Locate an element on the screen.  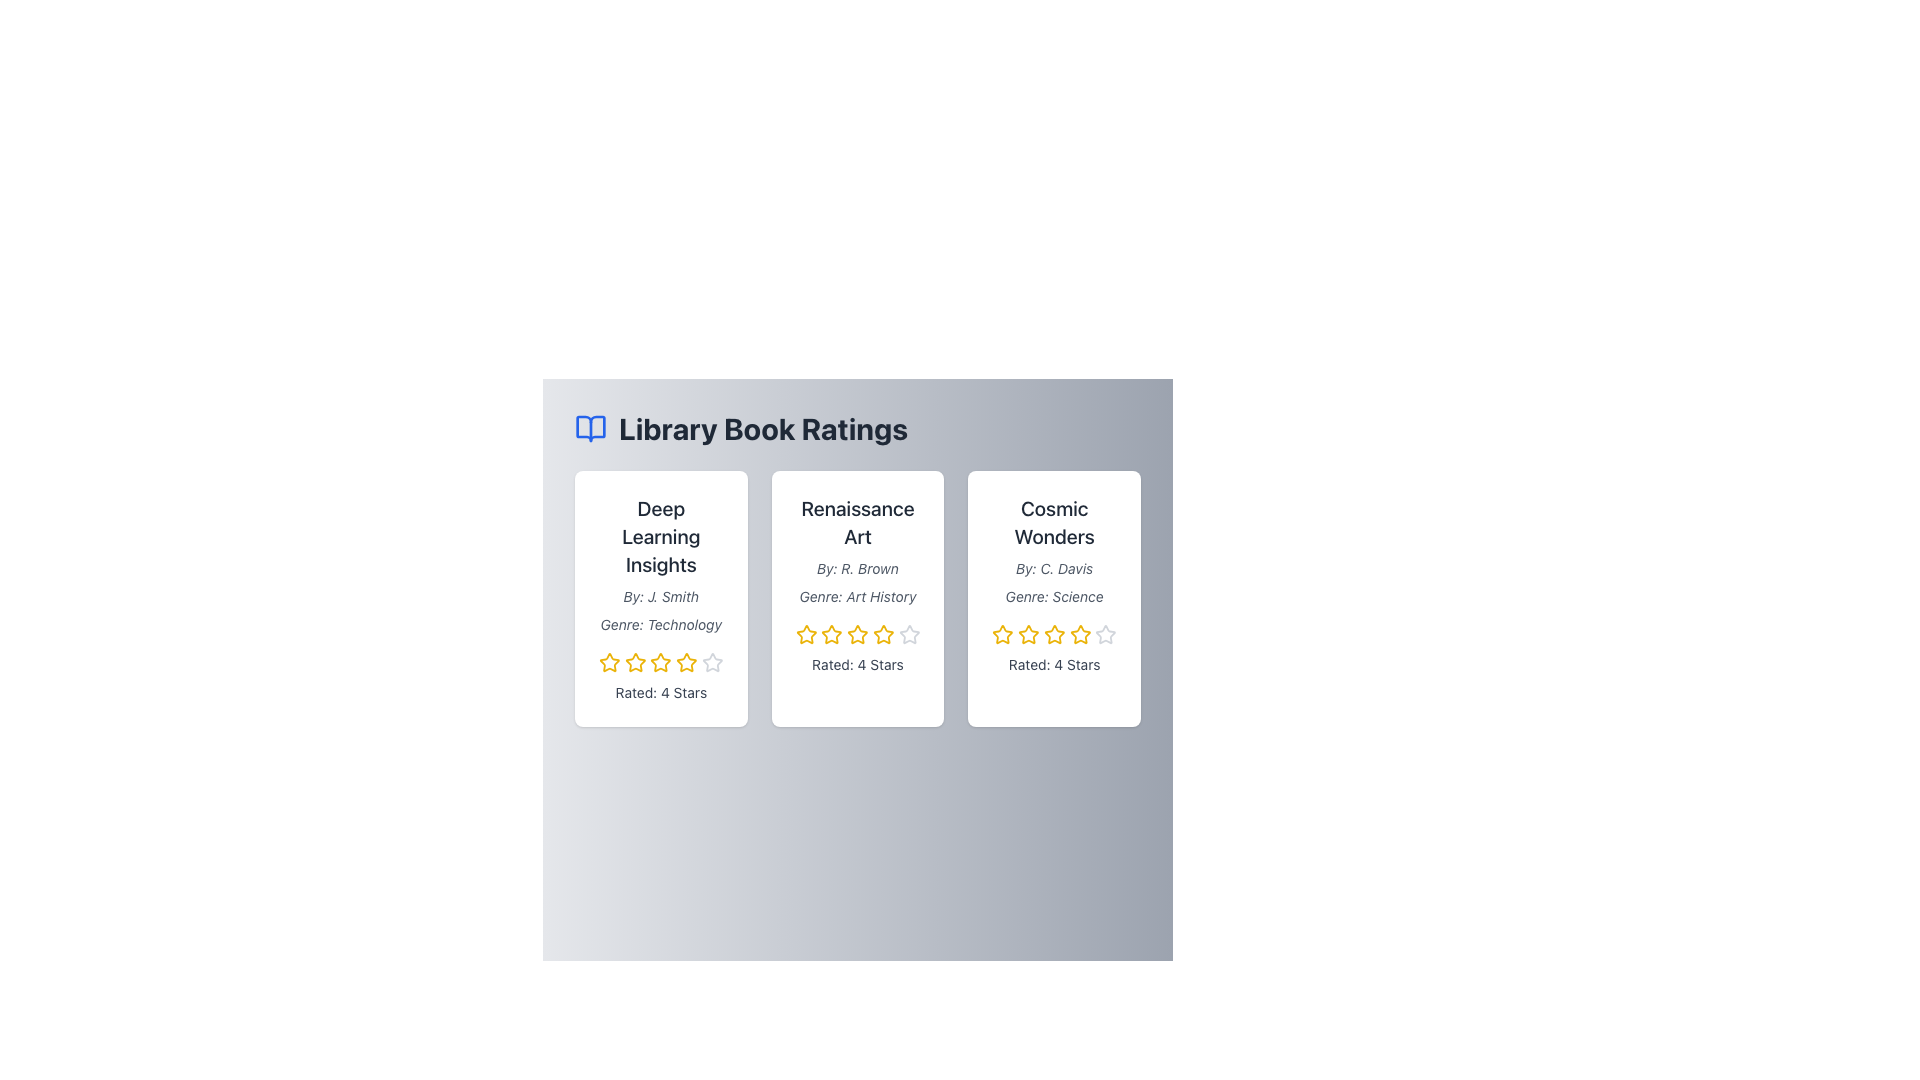
the rating is located at coordinates (1051, 634).